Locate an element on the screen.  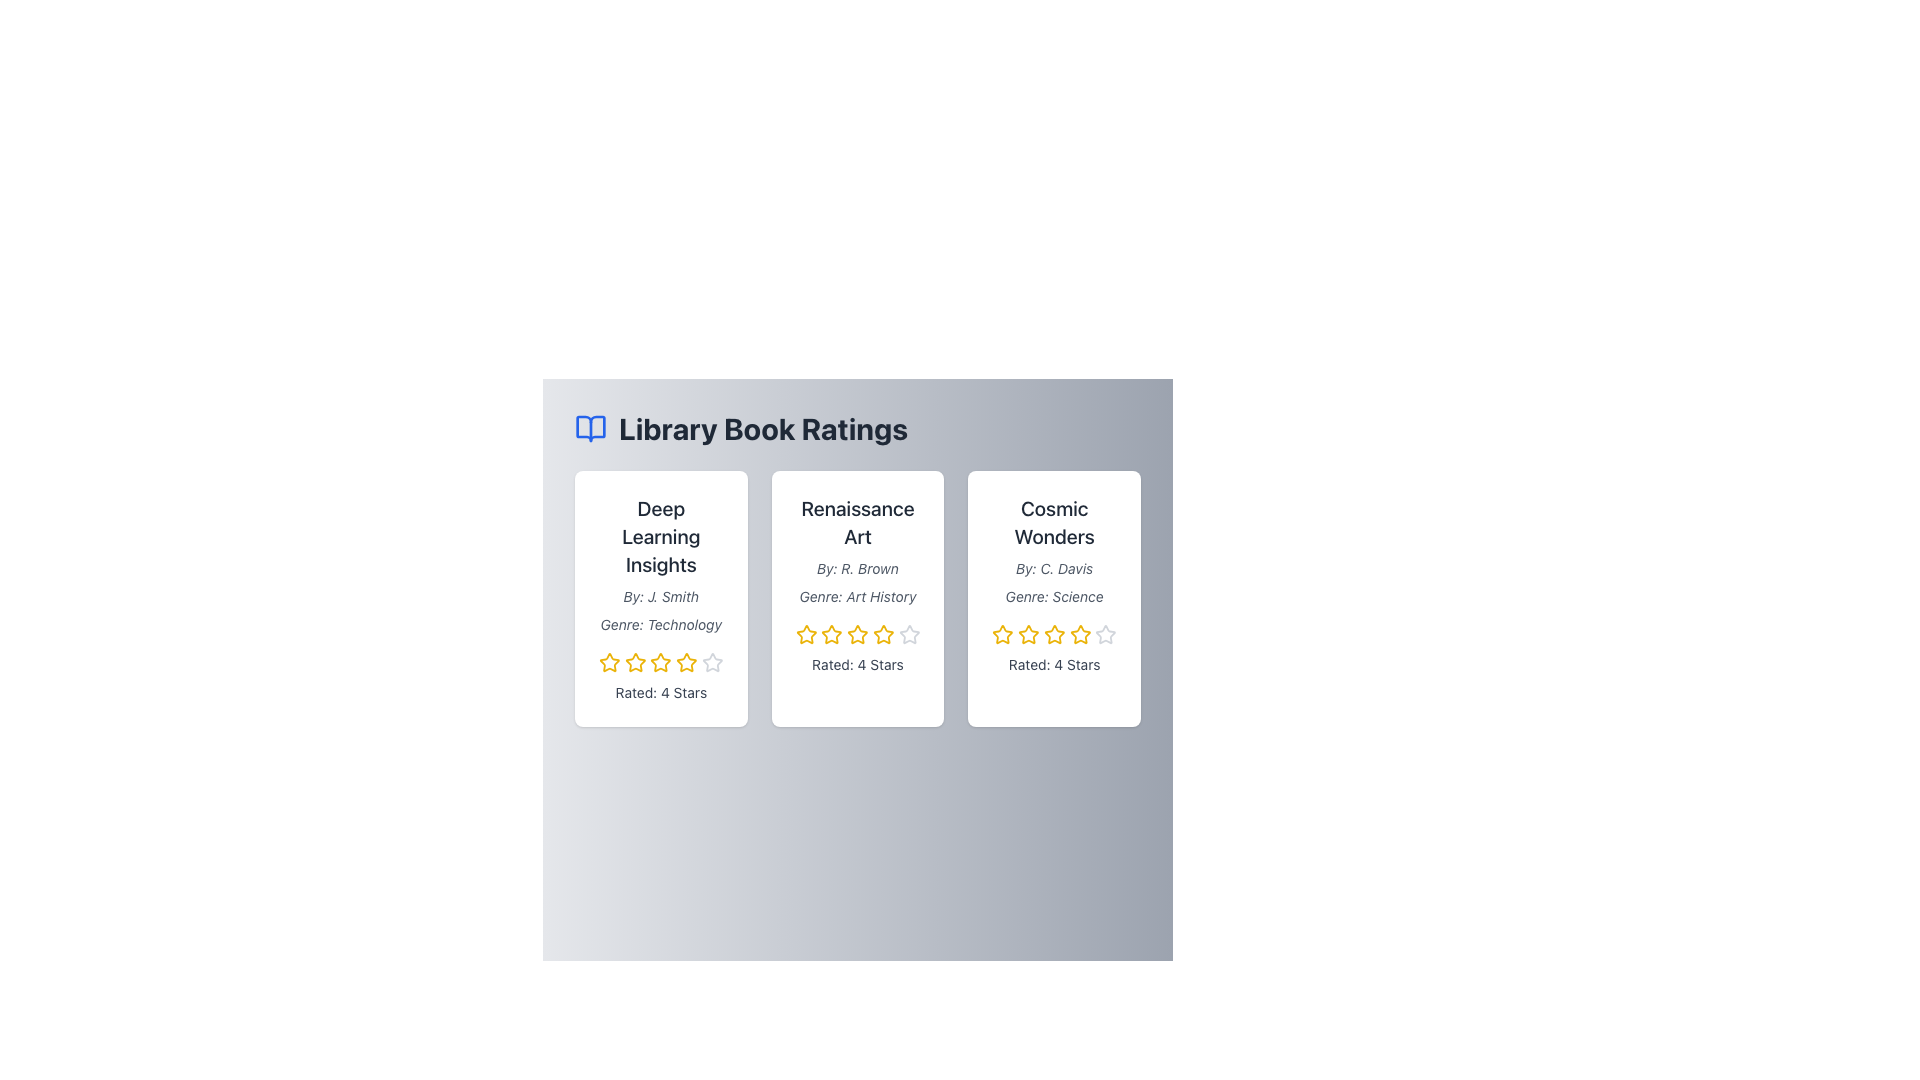
the rating is located at coordinates (1051, 634).